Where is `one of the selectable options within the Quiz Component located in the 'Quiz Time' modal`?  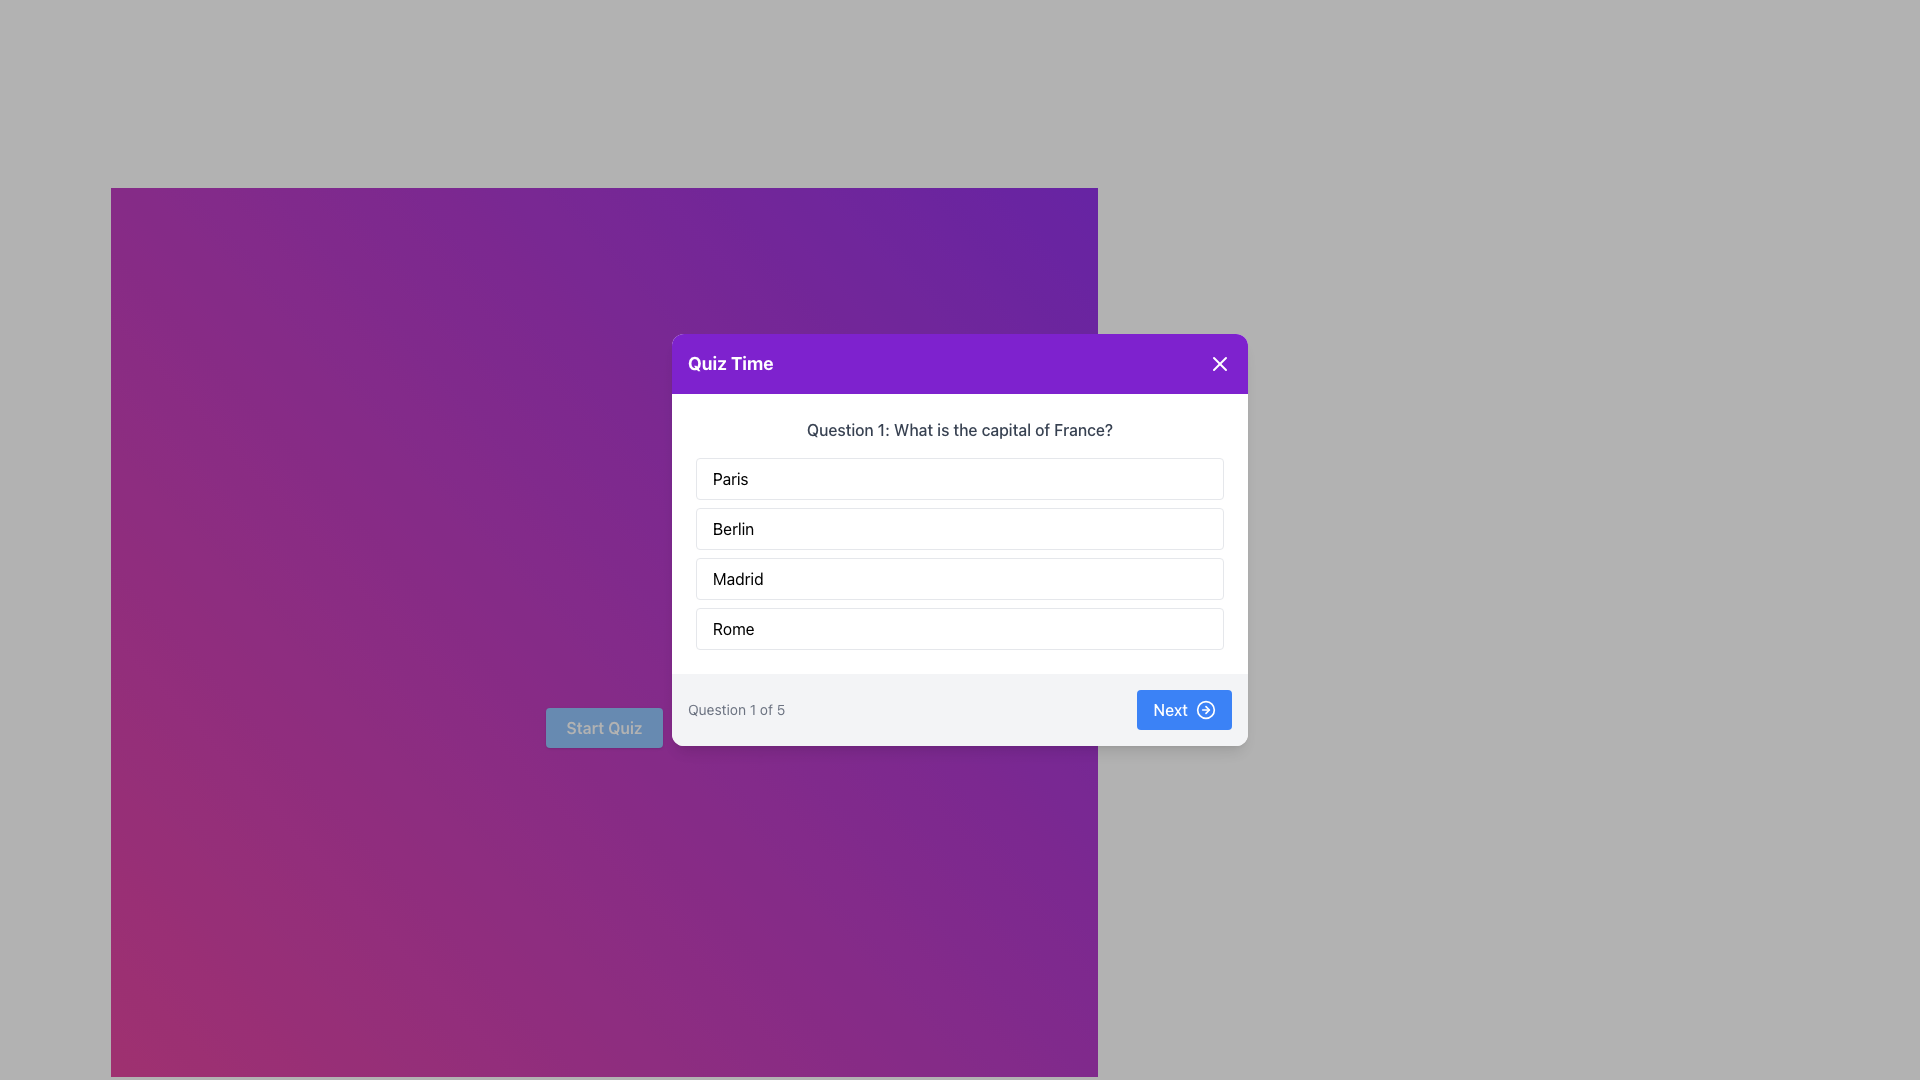
one of the selectable options within the Quiz Component located in the 'Quiz Time' modal is located at coordinates (960, 532).